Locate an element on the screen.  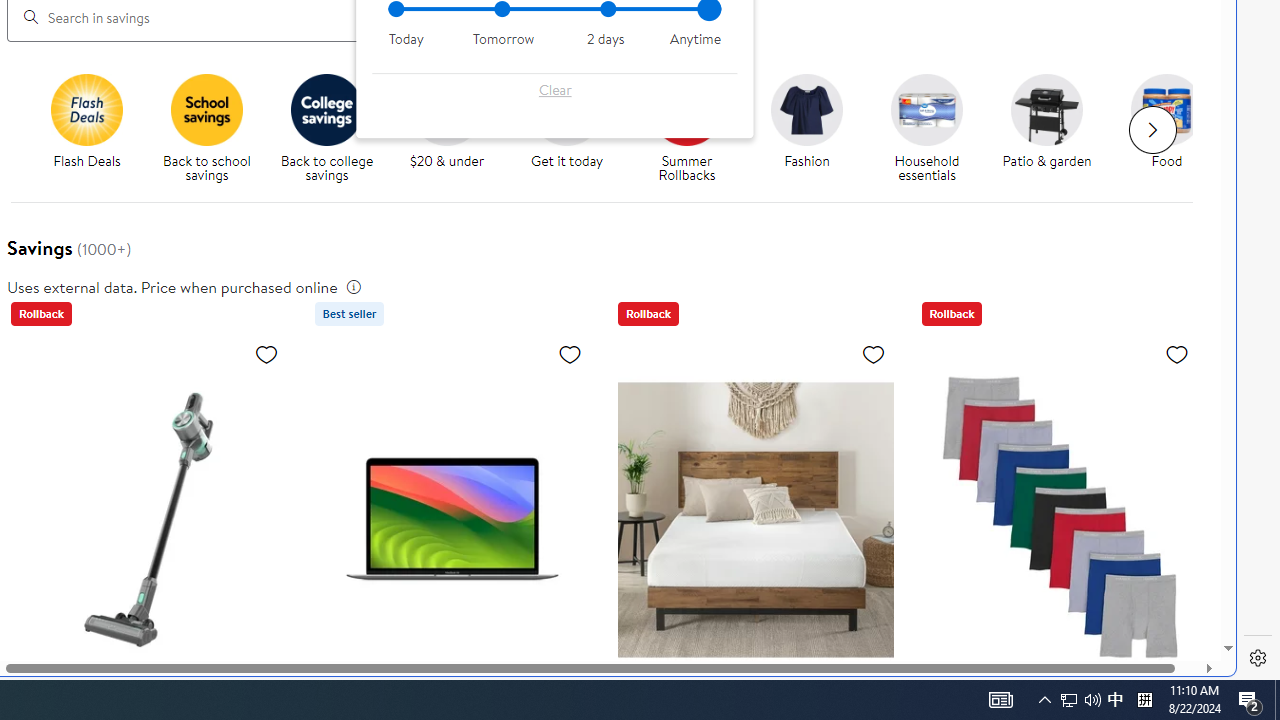
'Household essentials Household essentials' is located at coordinates (926, 129).